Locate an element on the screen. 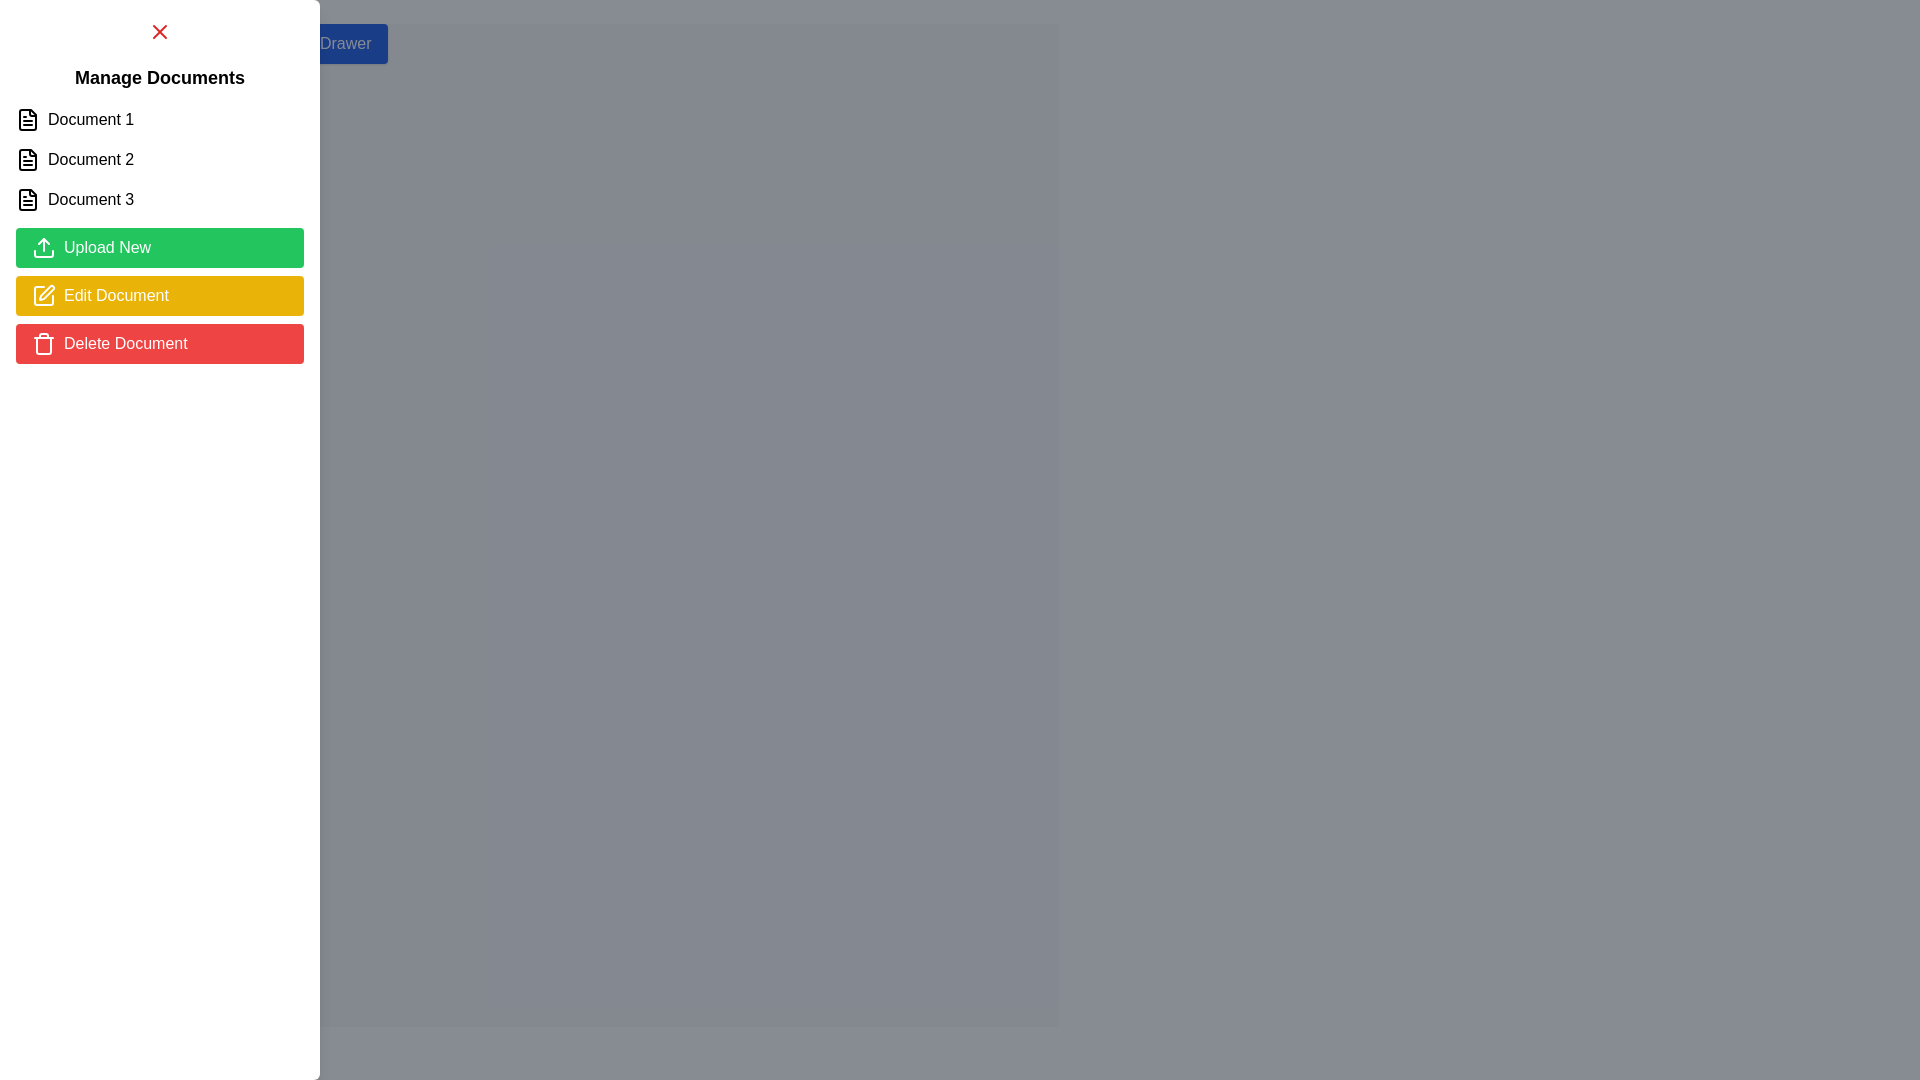  the icon representing 'Document 3', located near the top-middle of the left-side navigation panel, to the left of the text 'Document 3' is located at coordinates (28, 200).